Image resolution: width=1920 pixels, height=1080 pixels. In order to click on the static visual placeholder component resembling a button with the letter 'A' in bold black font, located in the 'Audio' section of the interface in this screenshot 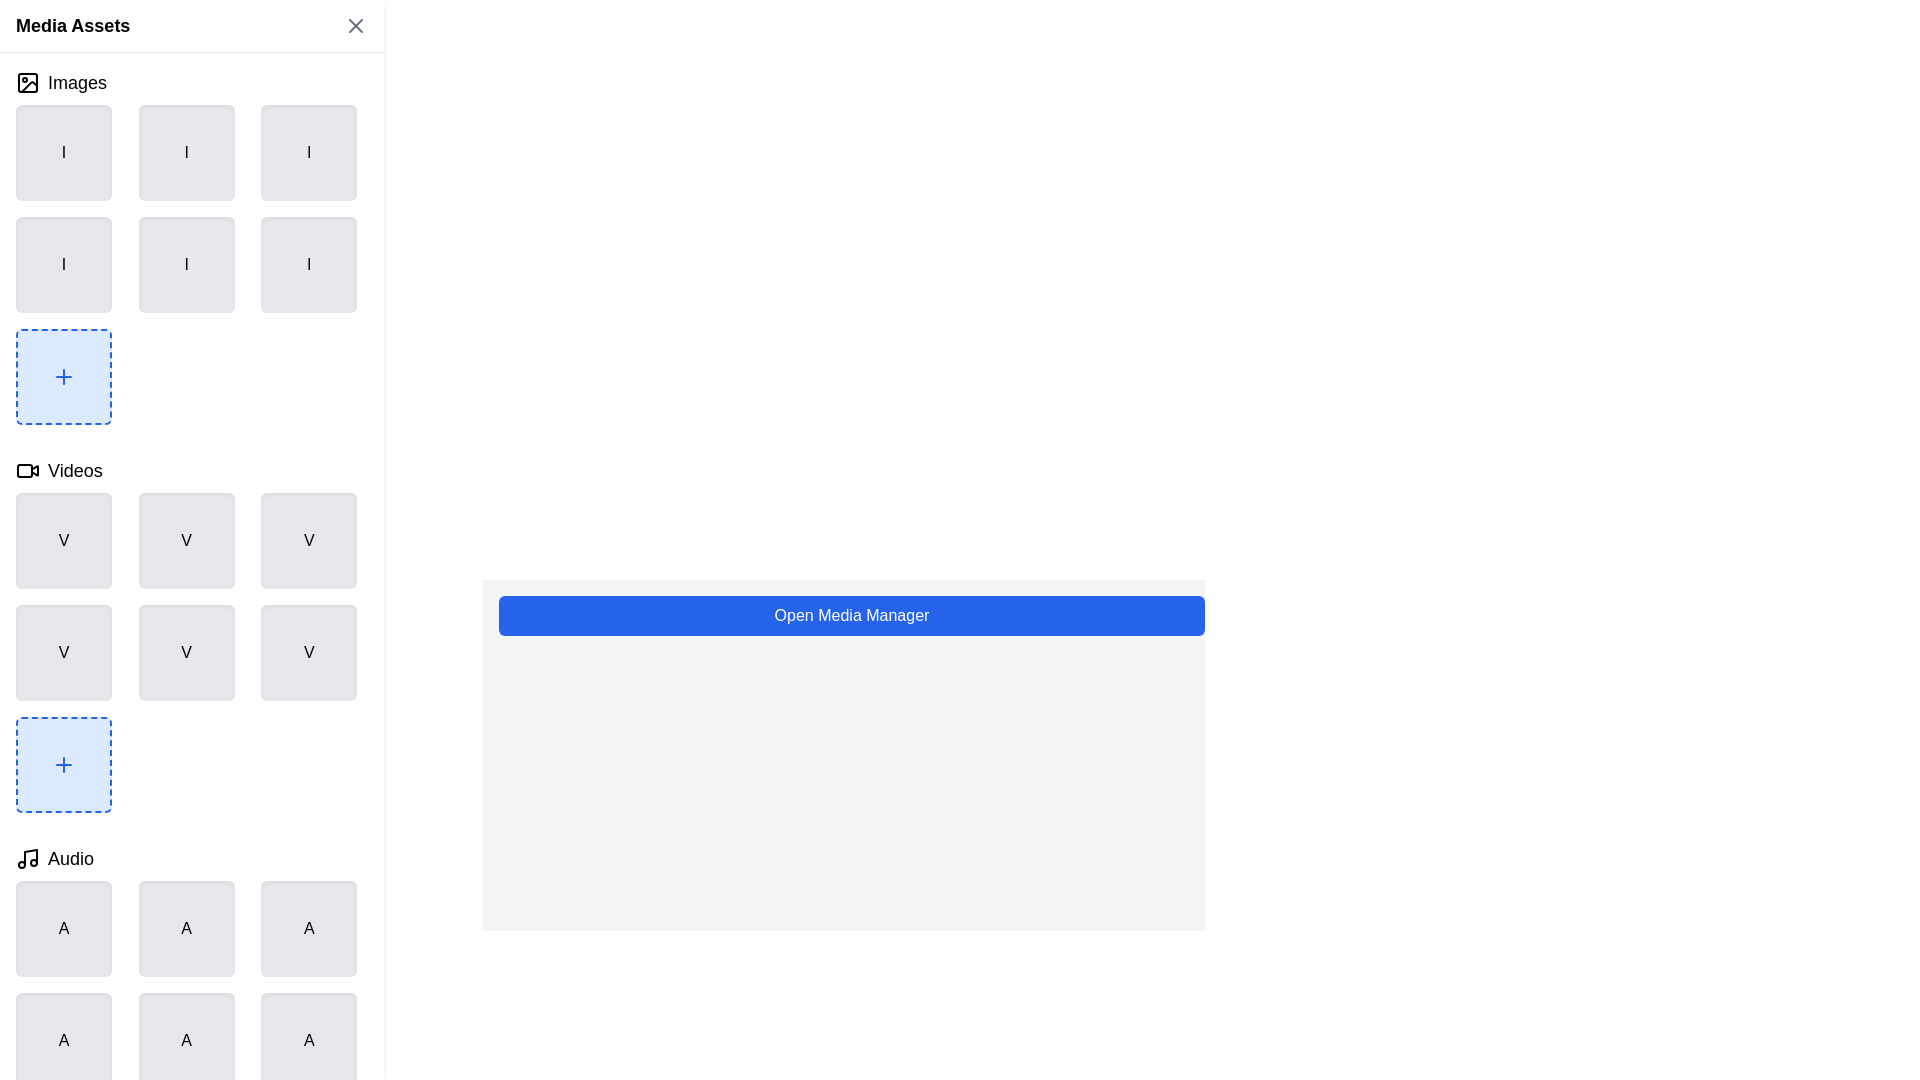, I will do `click(308, 929)`.